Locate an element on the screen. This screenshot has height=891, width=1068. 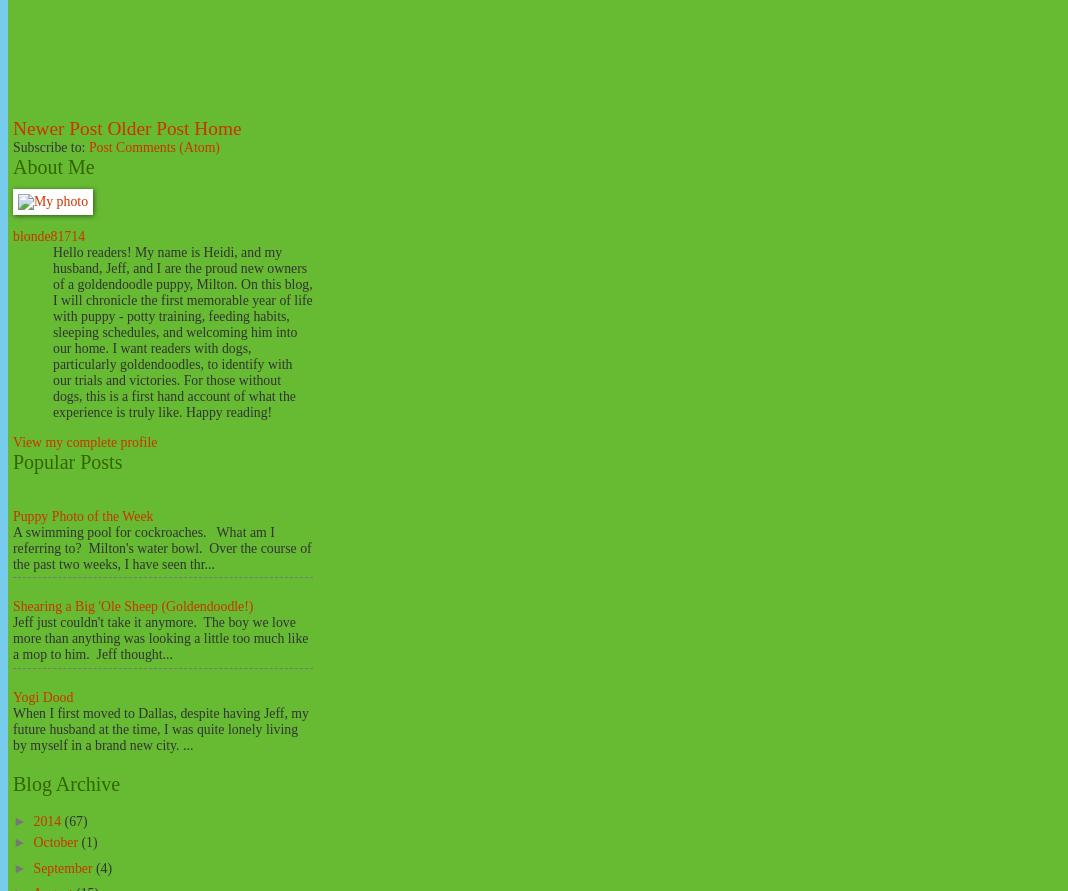
'Subscribe to:' is located at coordinates (49, 146).